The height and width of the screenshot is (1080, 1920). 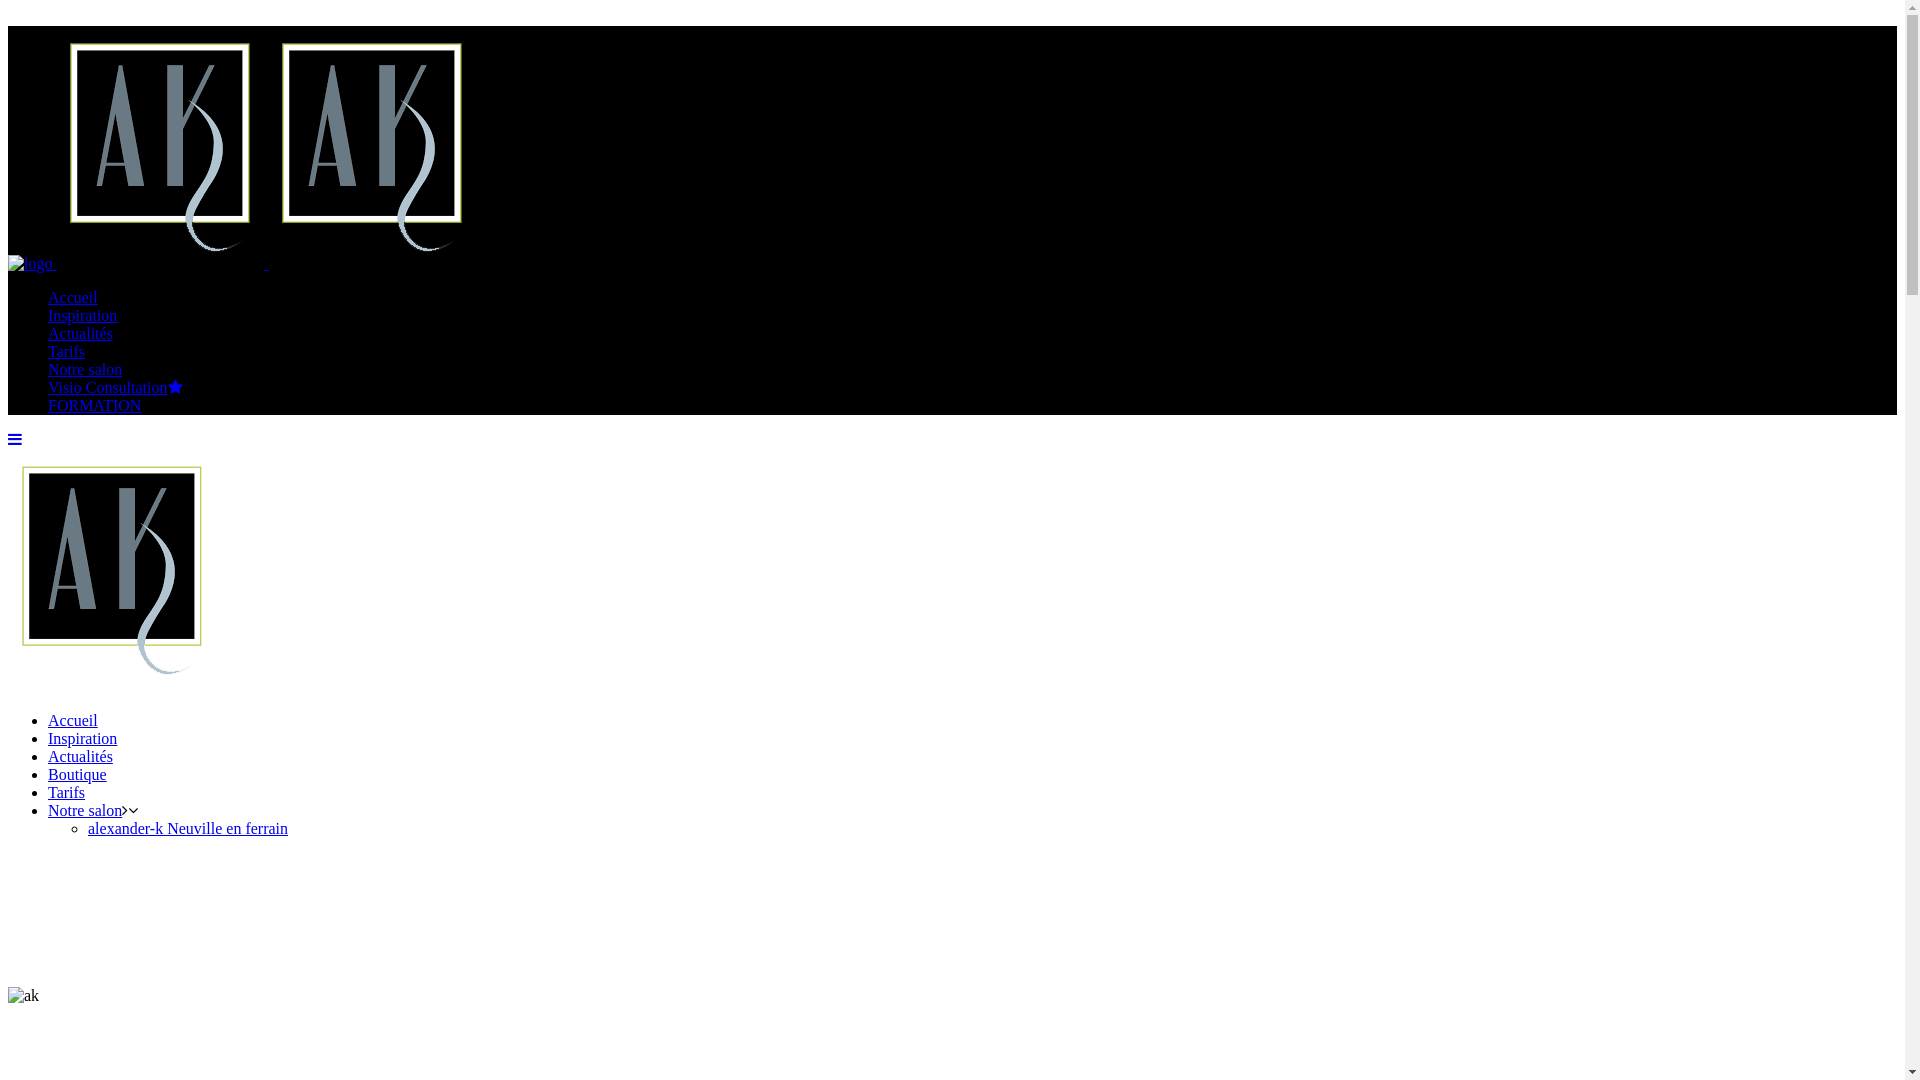 I want to click on 'Inspiration', so click(x=81, y=315).